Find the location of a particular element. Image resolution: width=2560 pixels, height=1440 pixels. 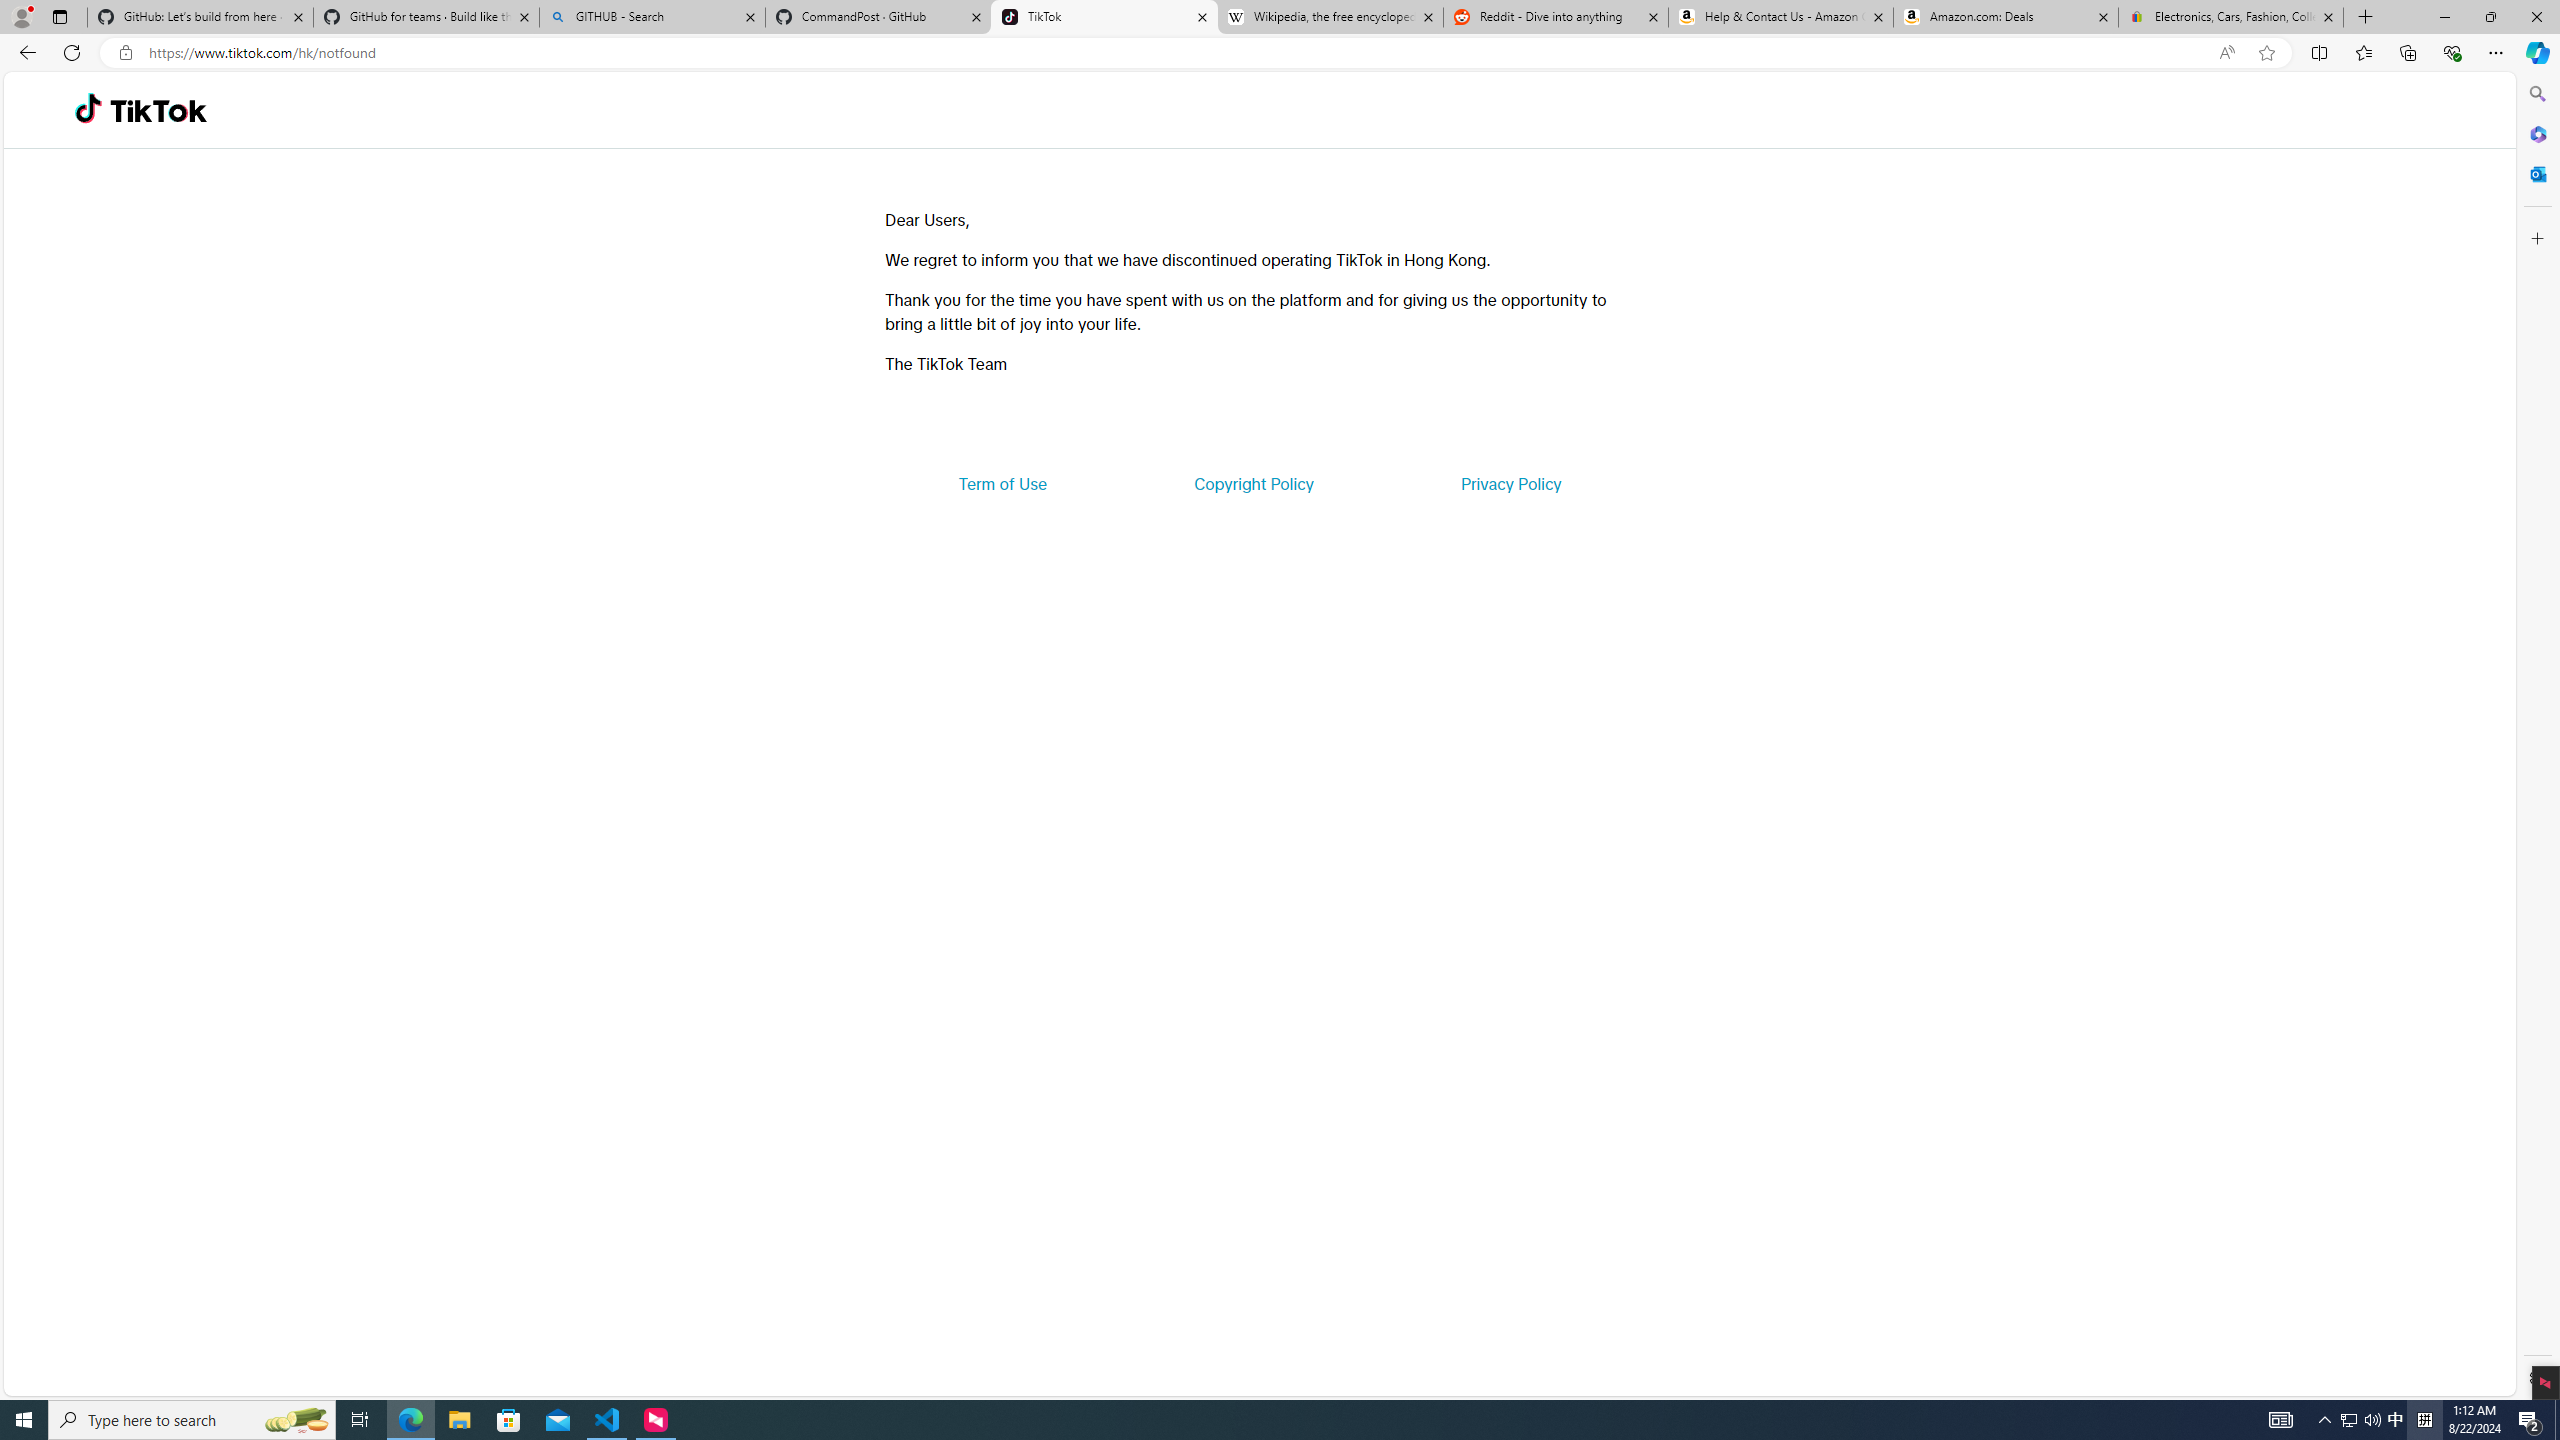

'Electronics, Cars, Fashion, Collectibles & More | eBay' is located at coordinates (2230, 16).